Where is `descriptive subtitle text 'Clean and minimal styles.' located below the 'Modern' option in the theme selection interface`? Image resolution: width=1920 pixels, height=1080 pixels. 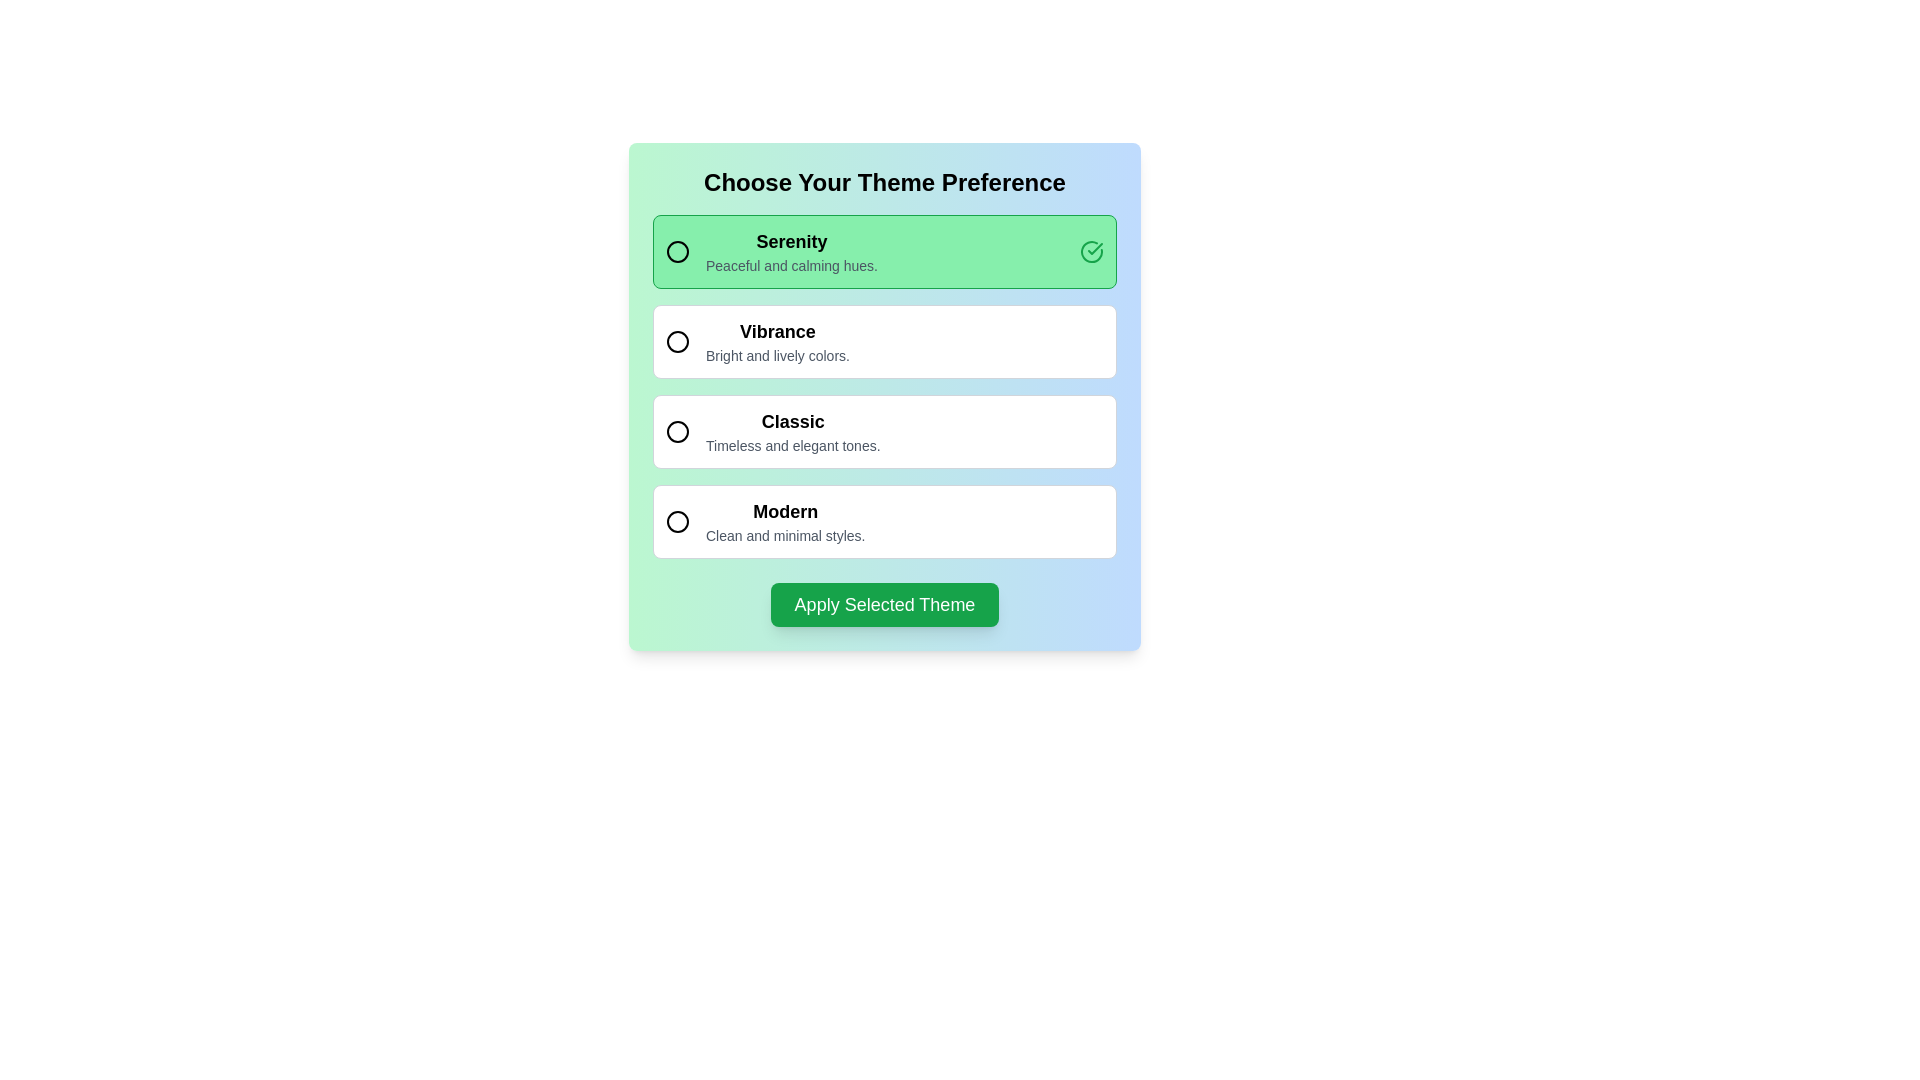
descriptive subtitle text 'Clean and minimal styles.' located below the 'Modern' option in the theme selection interface is located at coordinates (784, 535).